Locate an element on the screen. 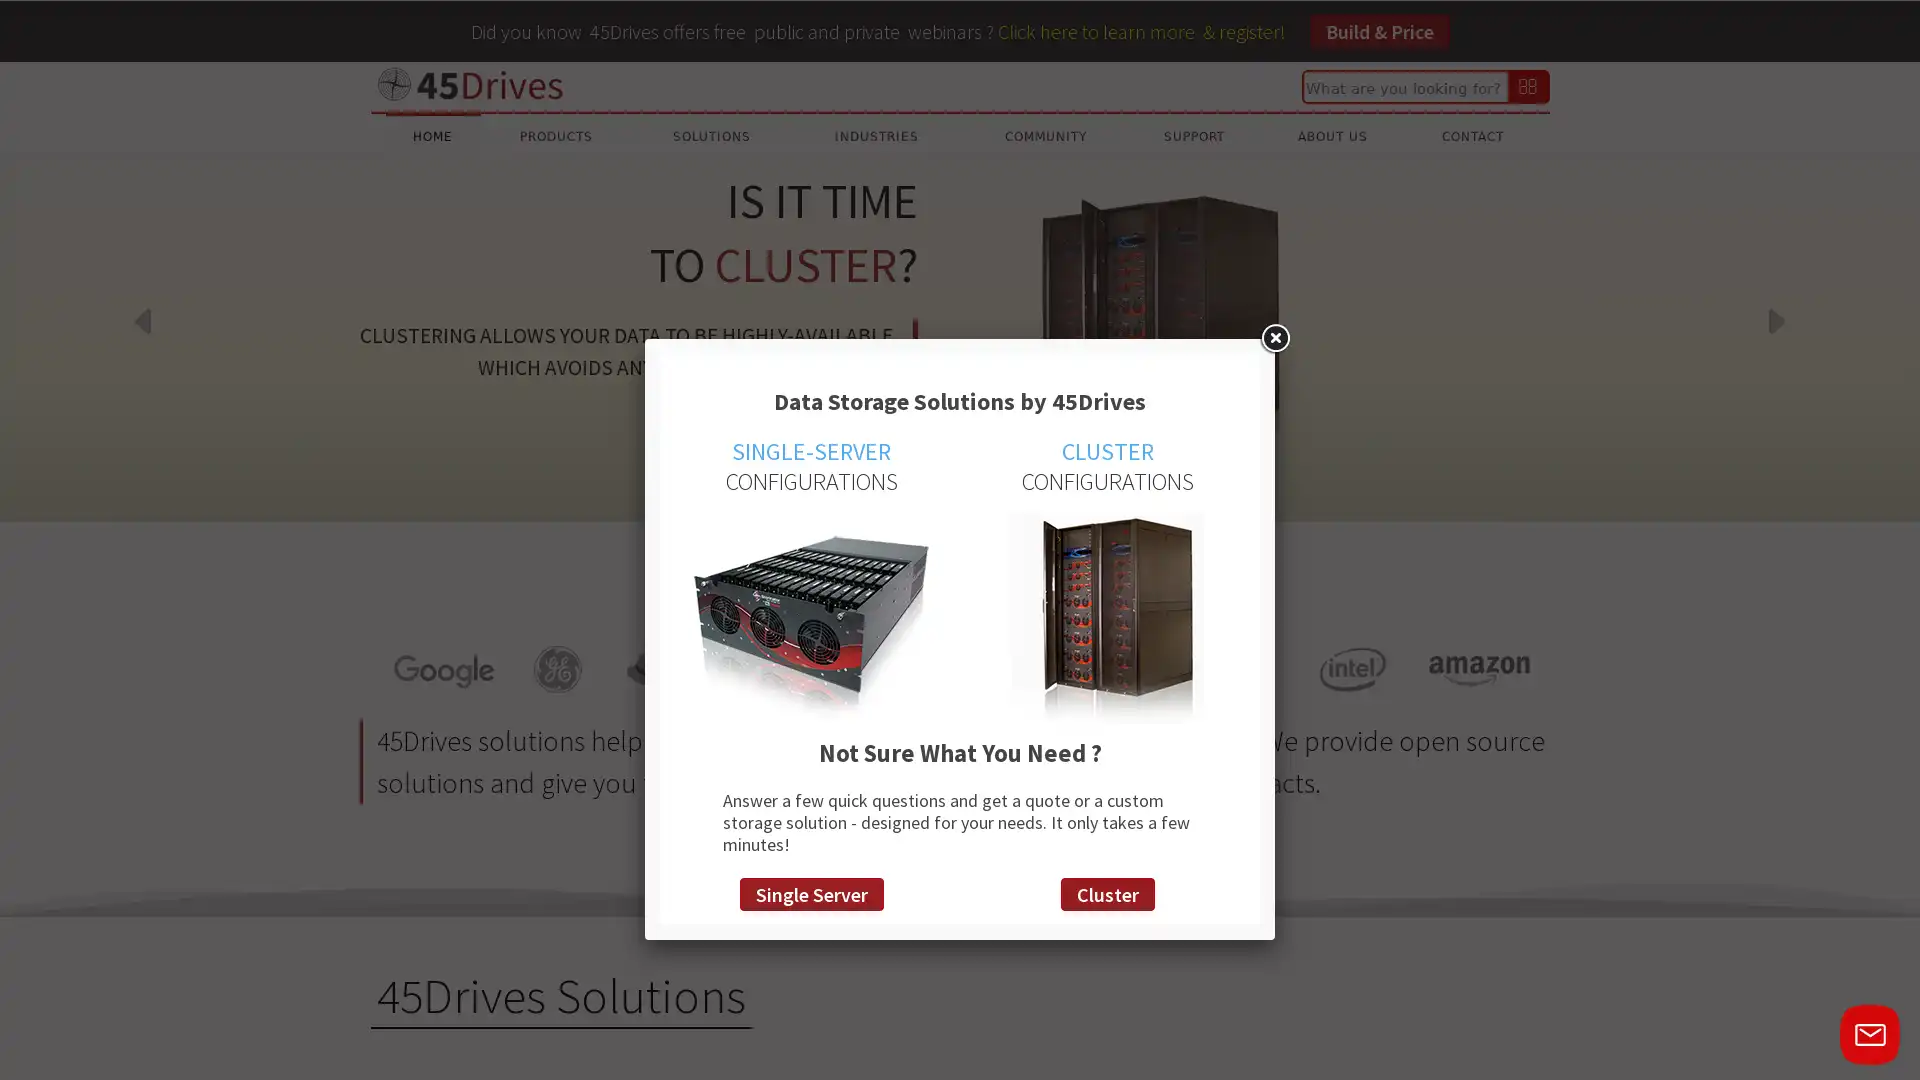  IS IT TIME TO CLUSTER is located at coordinates (869, 495).